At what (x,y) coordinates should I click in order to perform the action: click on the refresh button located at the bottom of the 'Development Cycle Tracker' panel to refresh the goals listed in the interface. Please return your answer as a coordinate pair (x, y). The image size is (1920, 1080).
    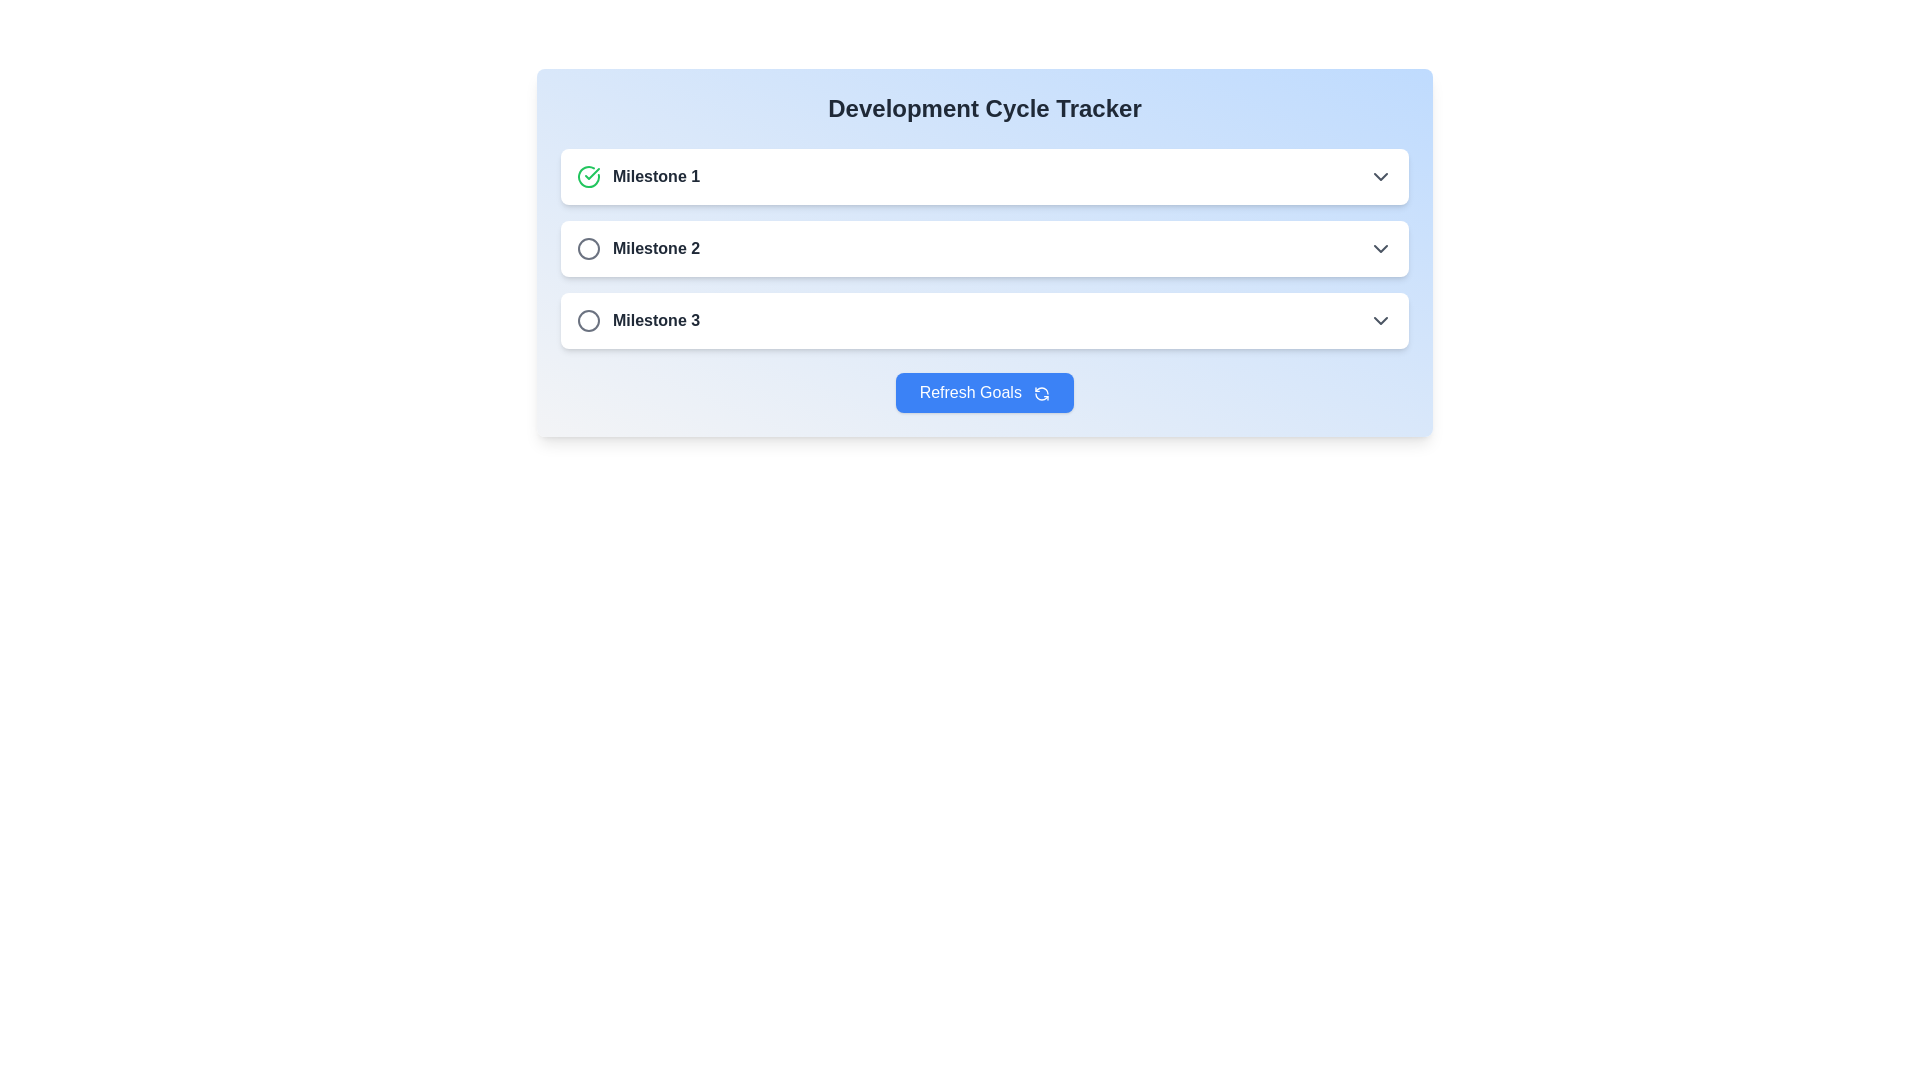
    Looking at the image, I should click on (984, 393).